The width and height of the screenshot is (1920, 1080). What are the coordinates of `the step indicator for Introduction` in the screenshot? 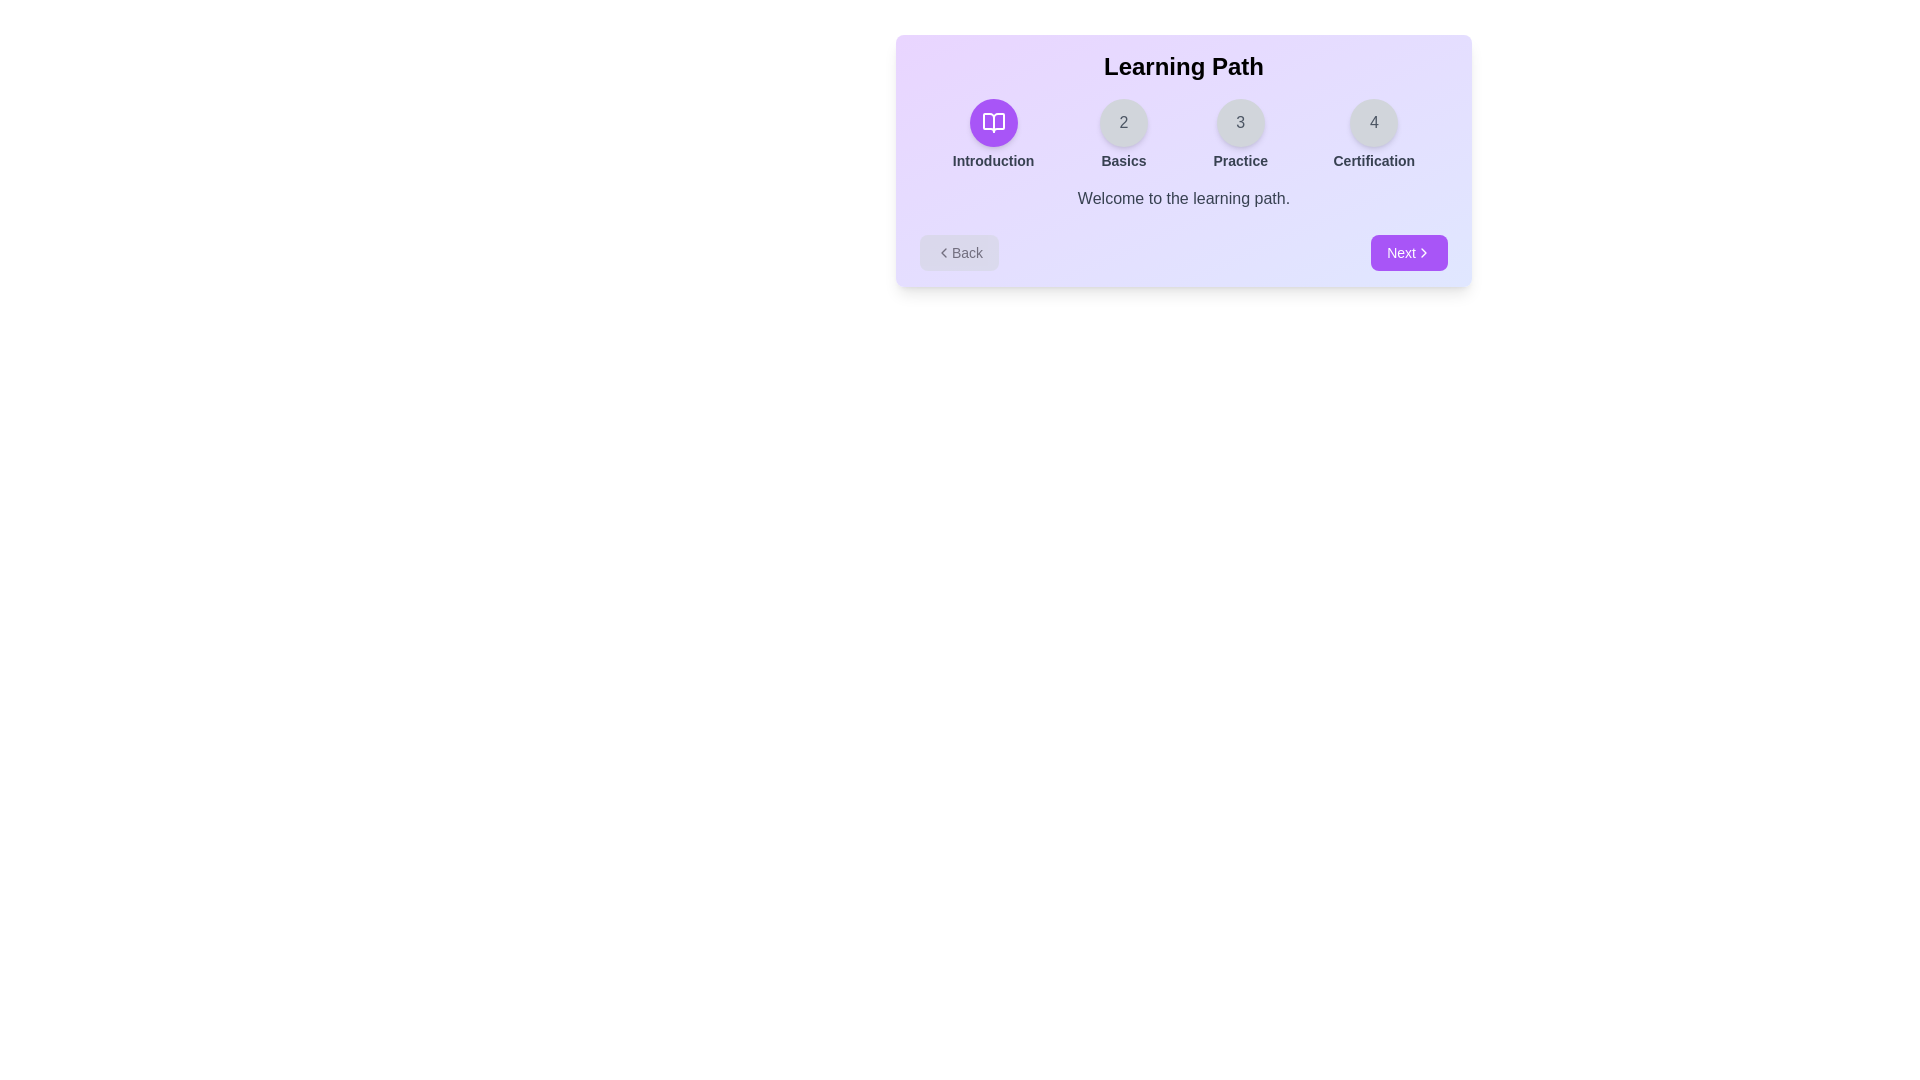 It's located at (993, 135).